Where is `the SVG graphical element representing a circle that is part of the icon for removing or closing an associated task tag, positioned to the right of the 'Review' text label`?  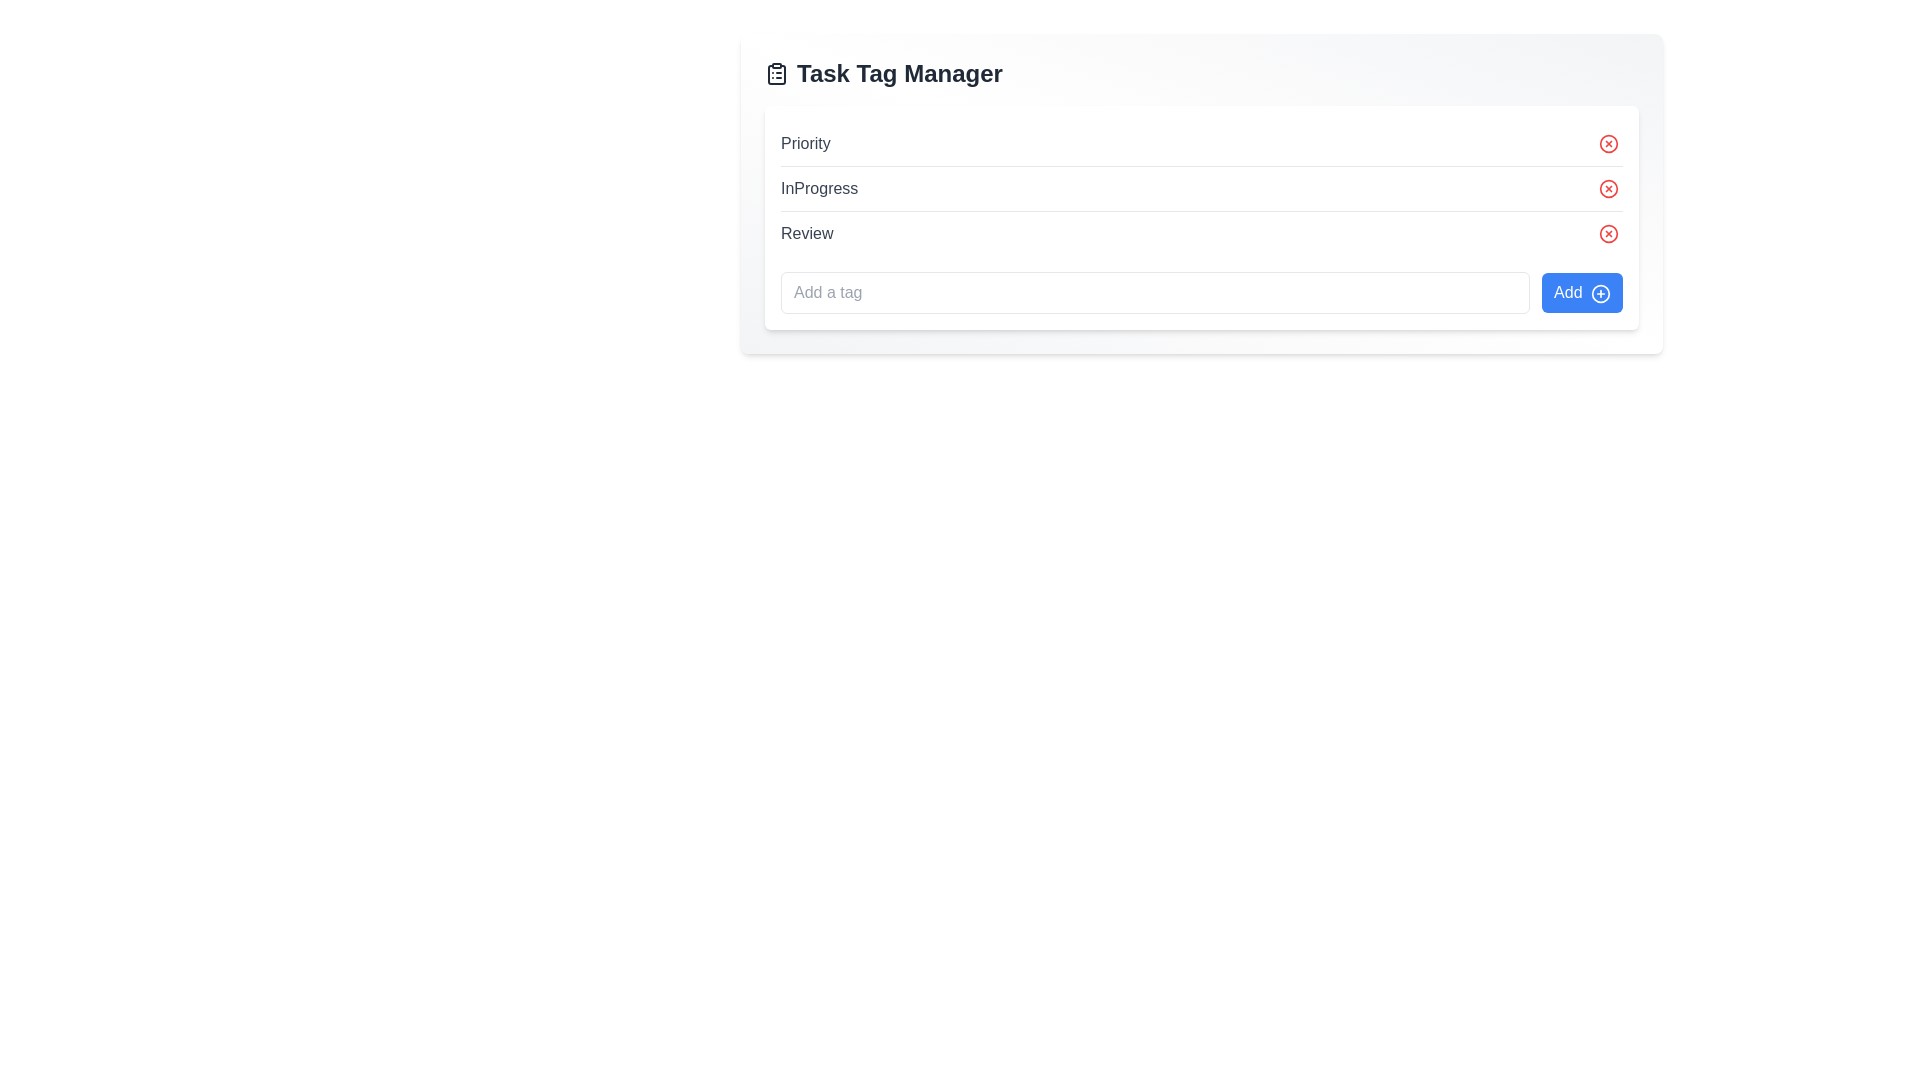 the SVG graphical element representing a circle that is part of the icon for removing or closing an associated task tag, positioned to the right of the 'Review' text label is located at coordinates (1608, 233).